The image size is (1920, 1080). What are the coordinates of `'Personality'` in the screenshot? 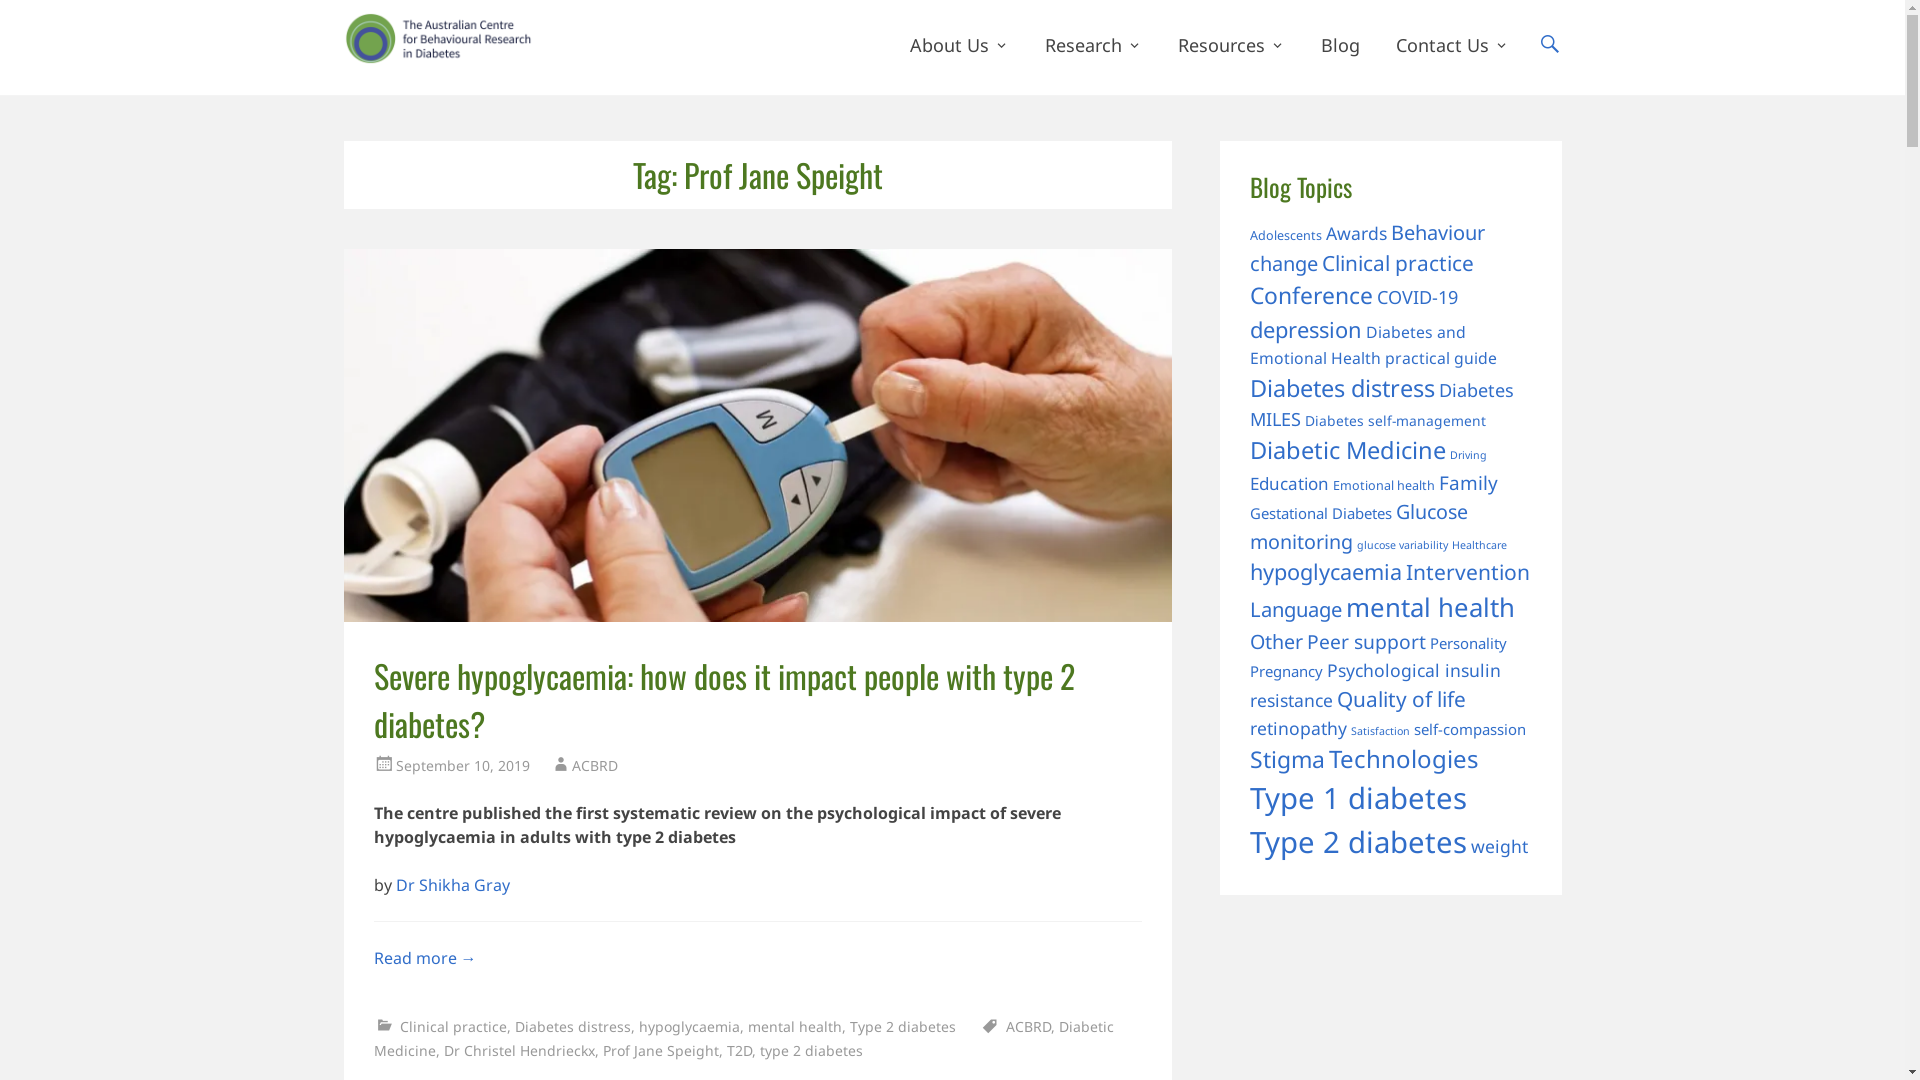 It's located at (1468, 643).